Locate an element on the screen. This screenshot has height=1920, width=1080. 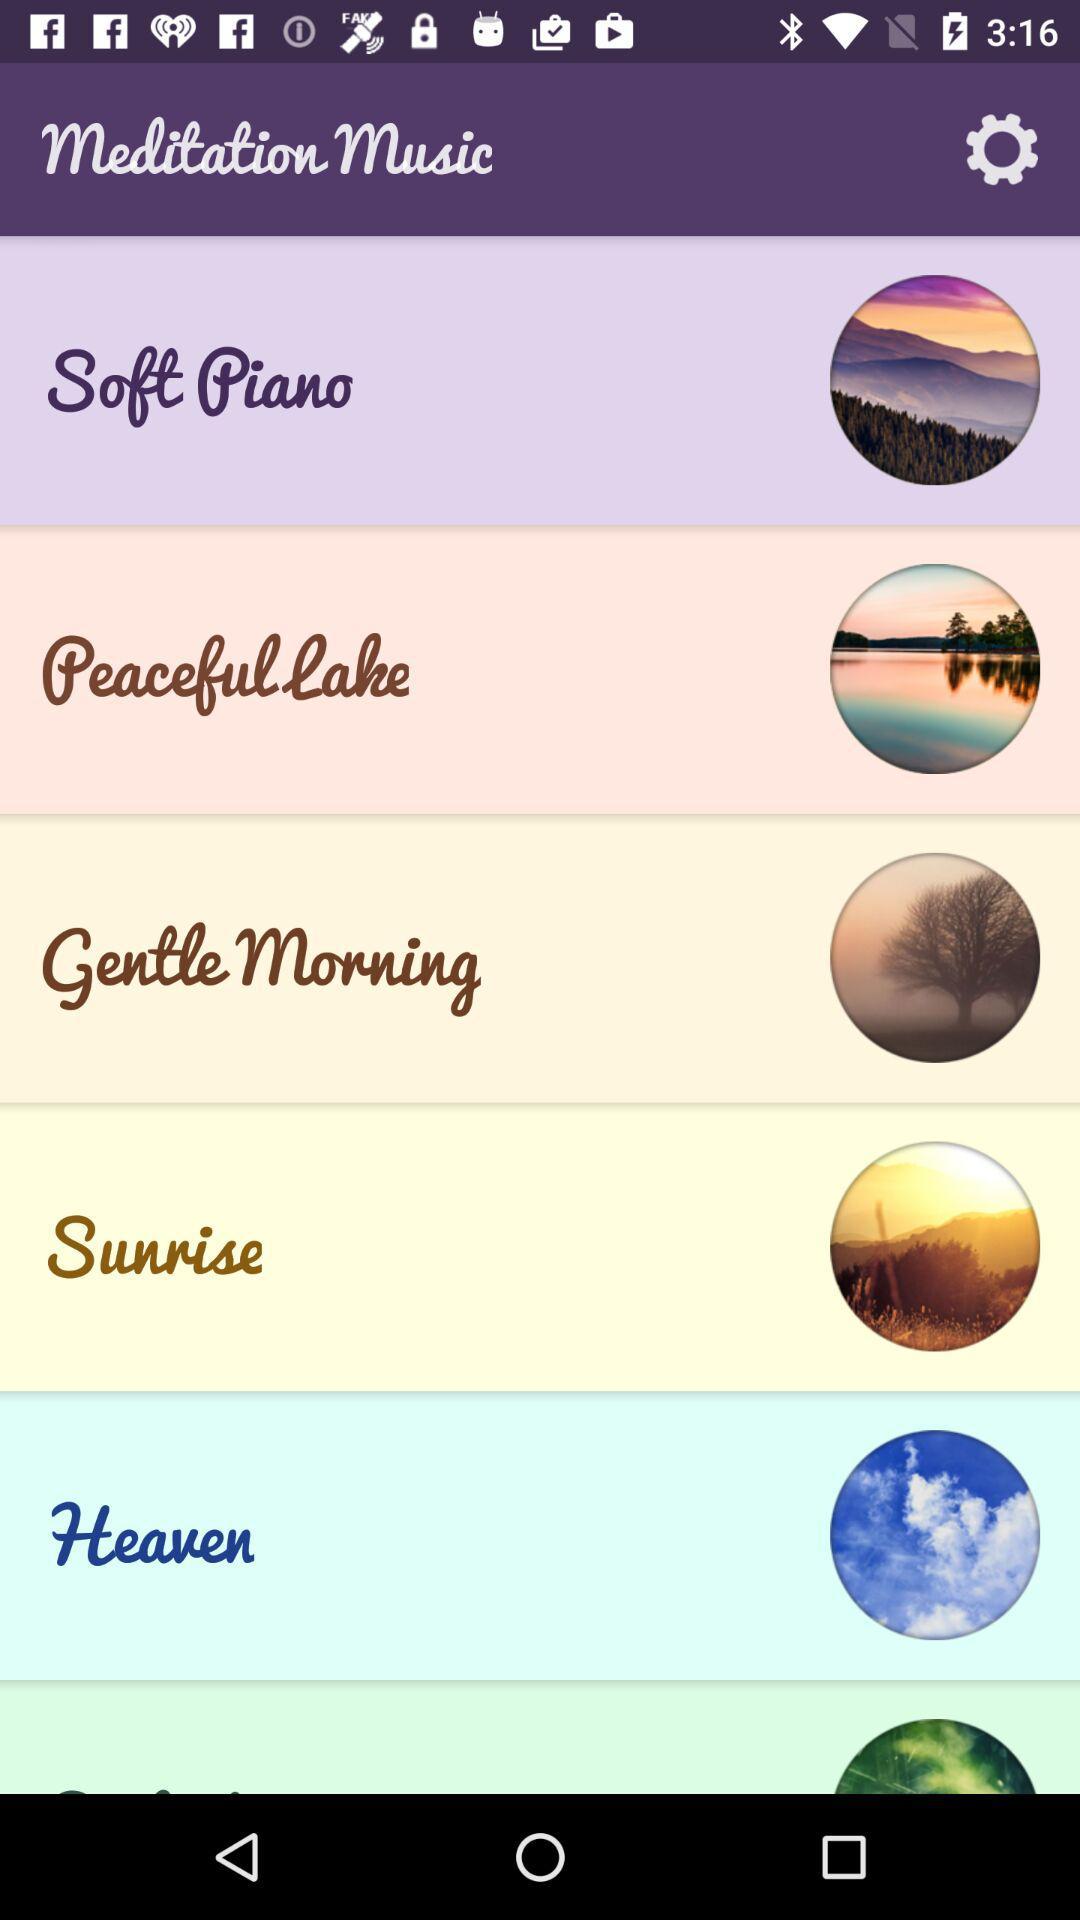
the item below the meditation music is located at coordinates (540, 380).